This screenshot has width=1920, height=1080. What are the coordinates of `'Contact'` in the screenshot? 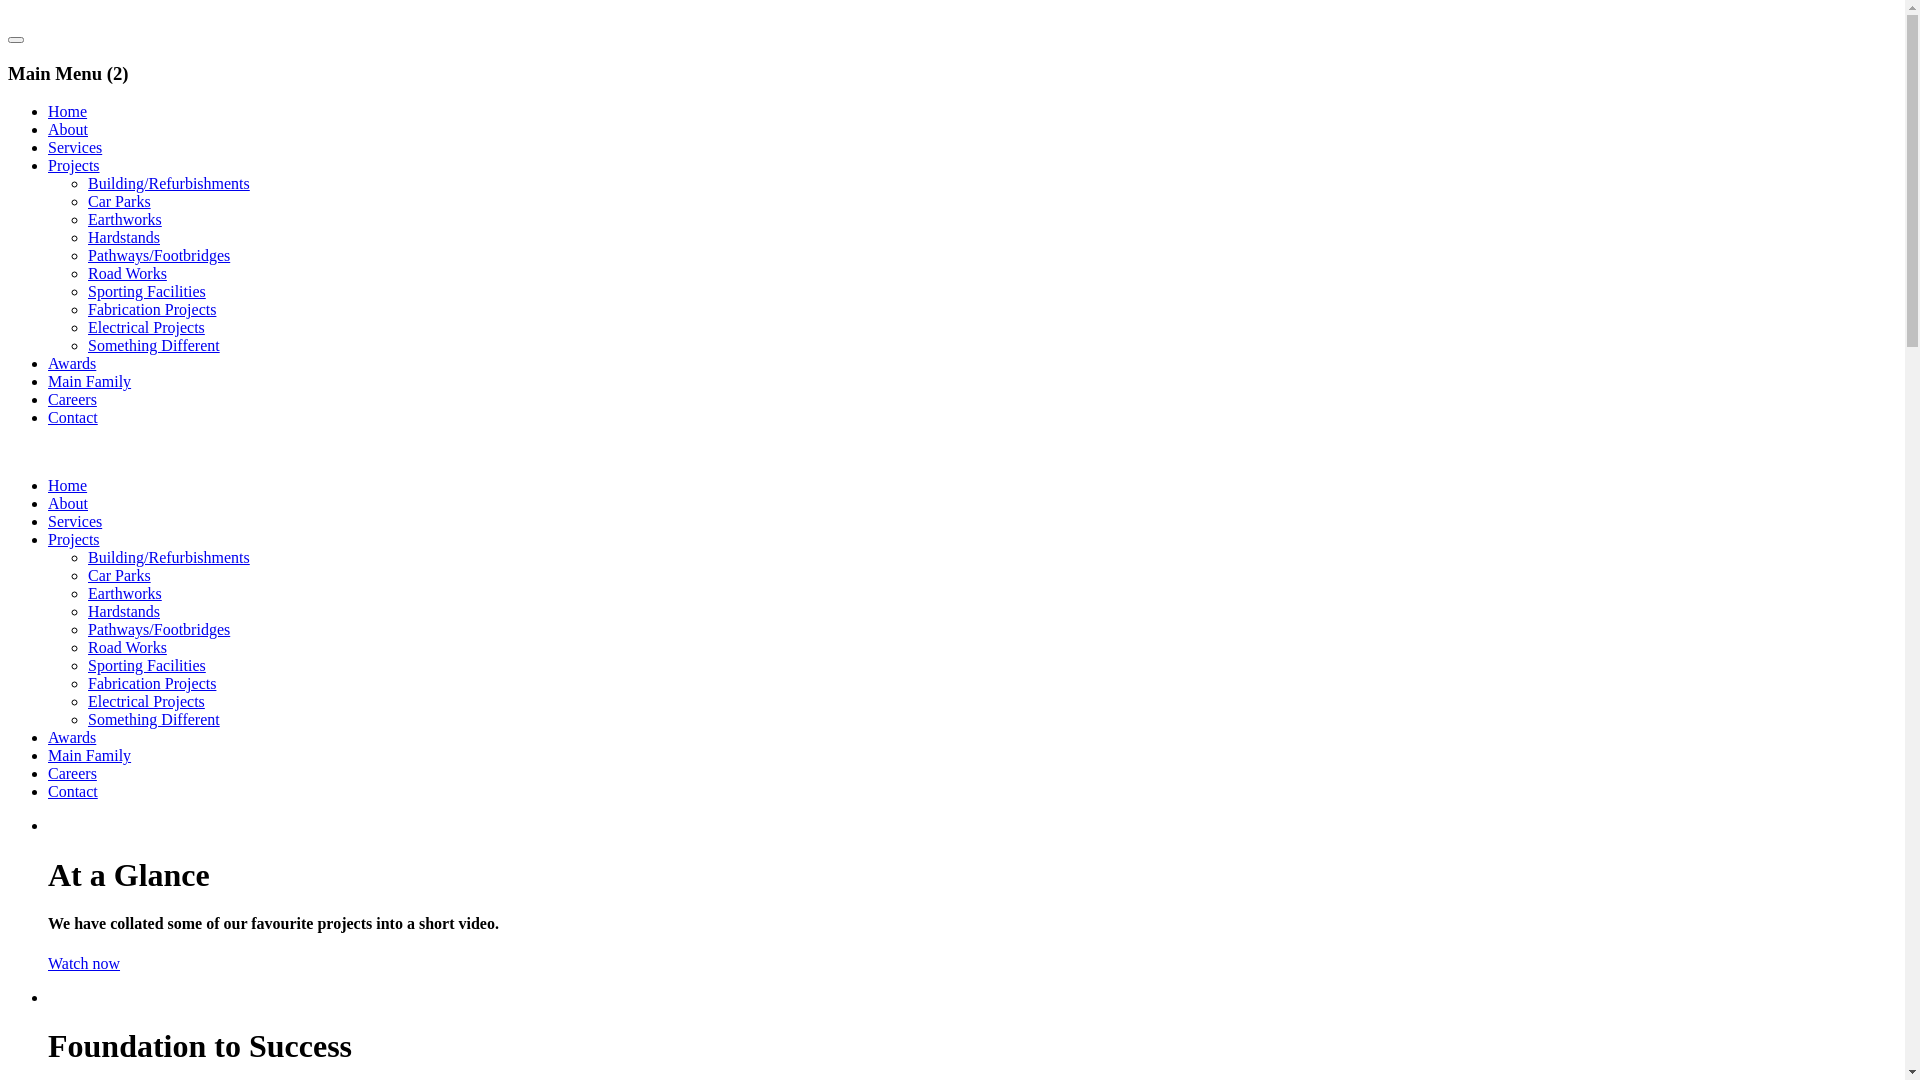 It's located at (48, 790).